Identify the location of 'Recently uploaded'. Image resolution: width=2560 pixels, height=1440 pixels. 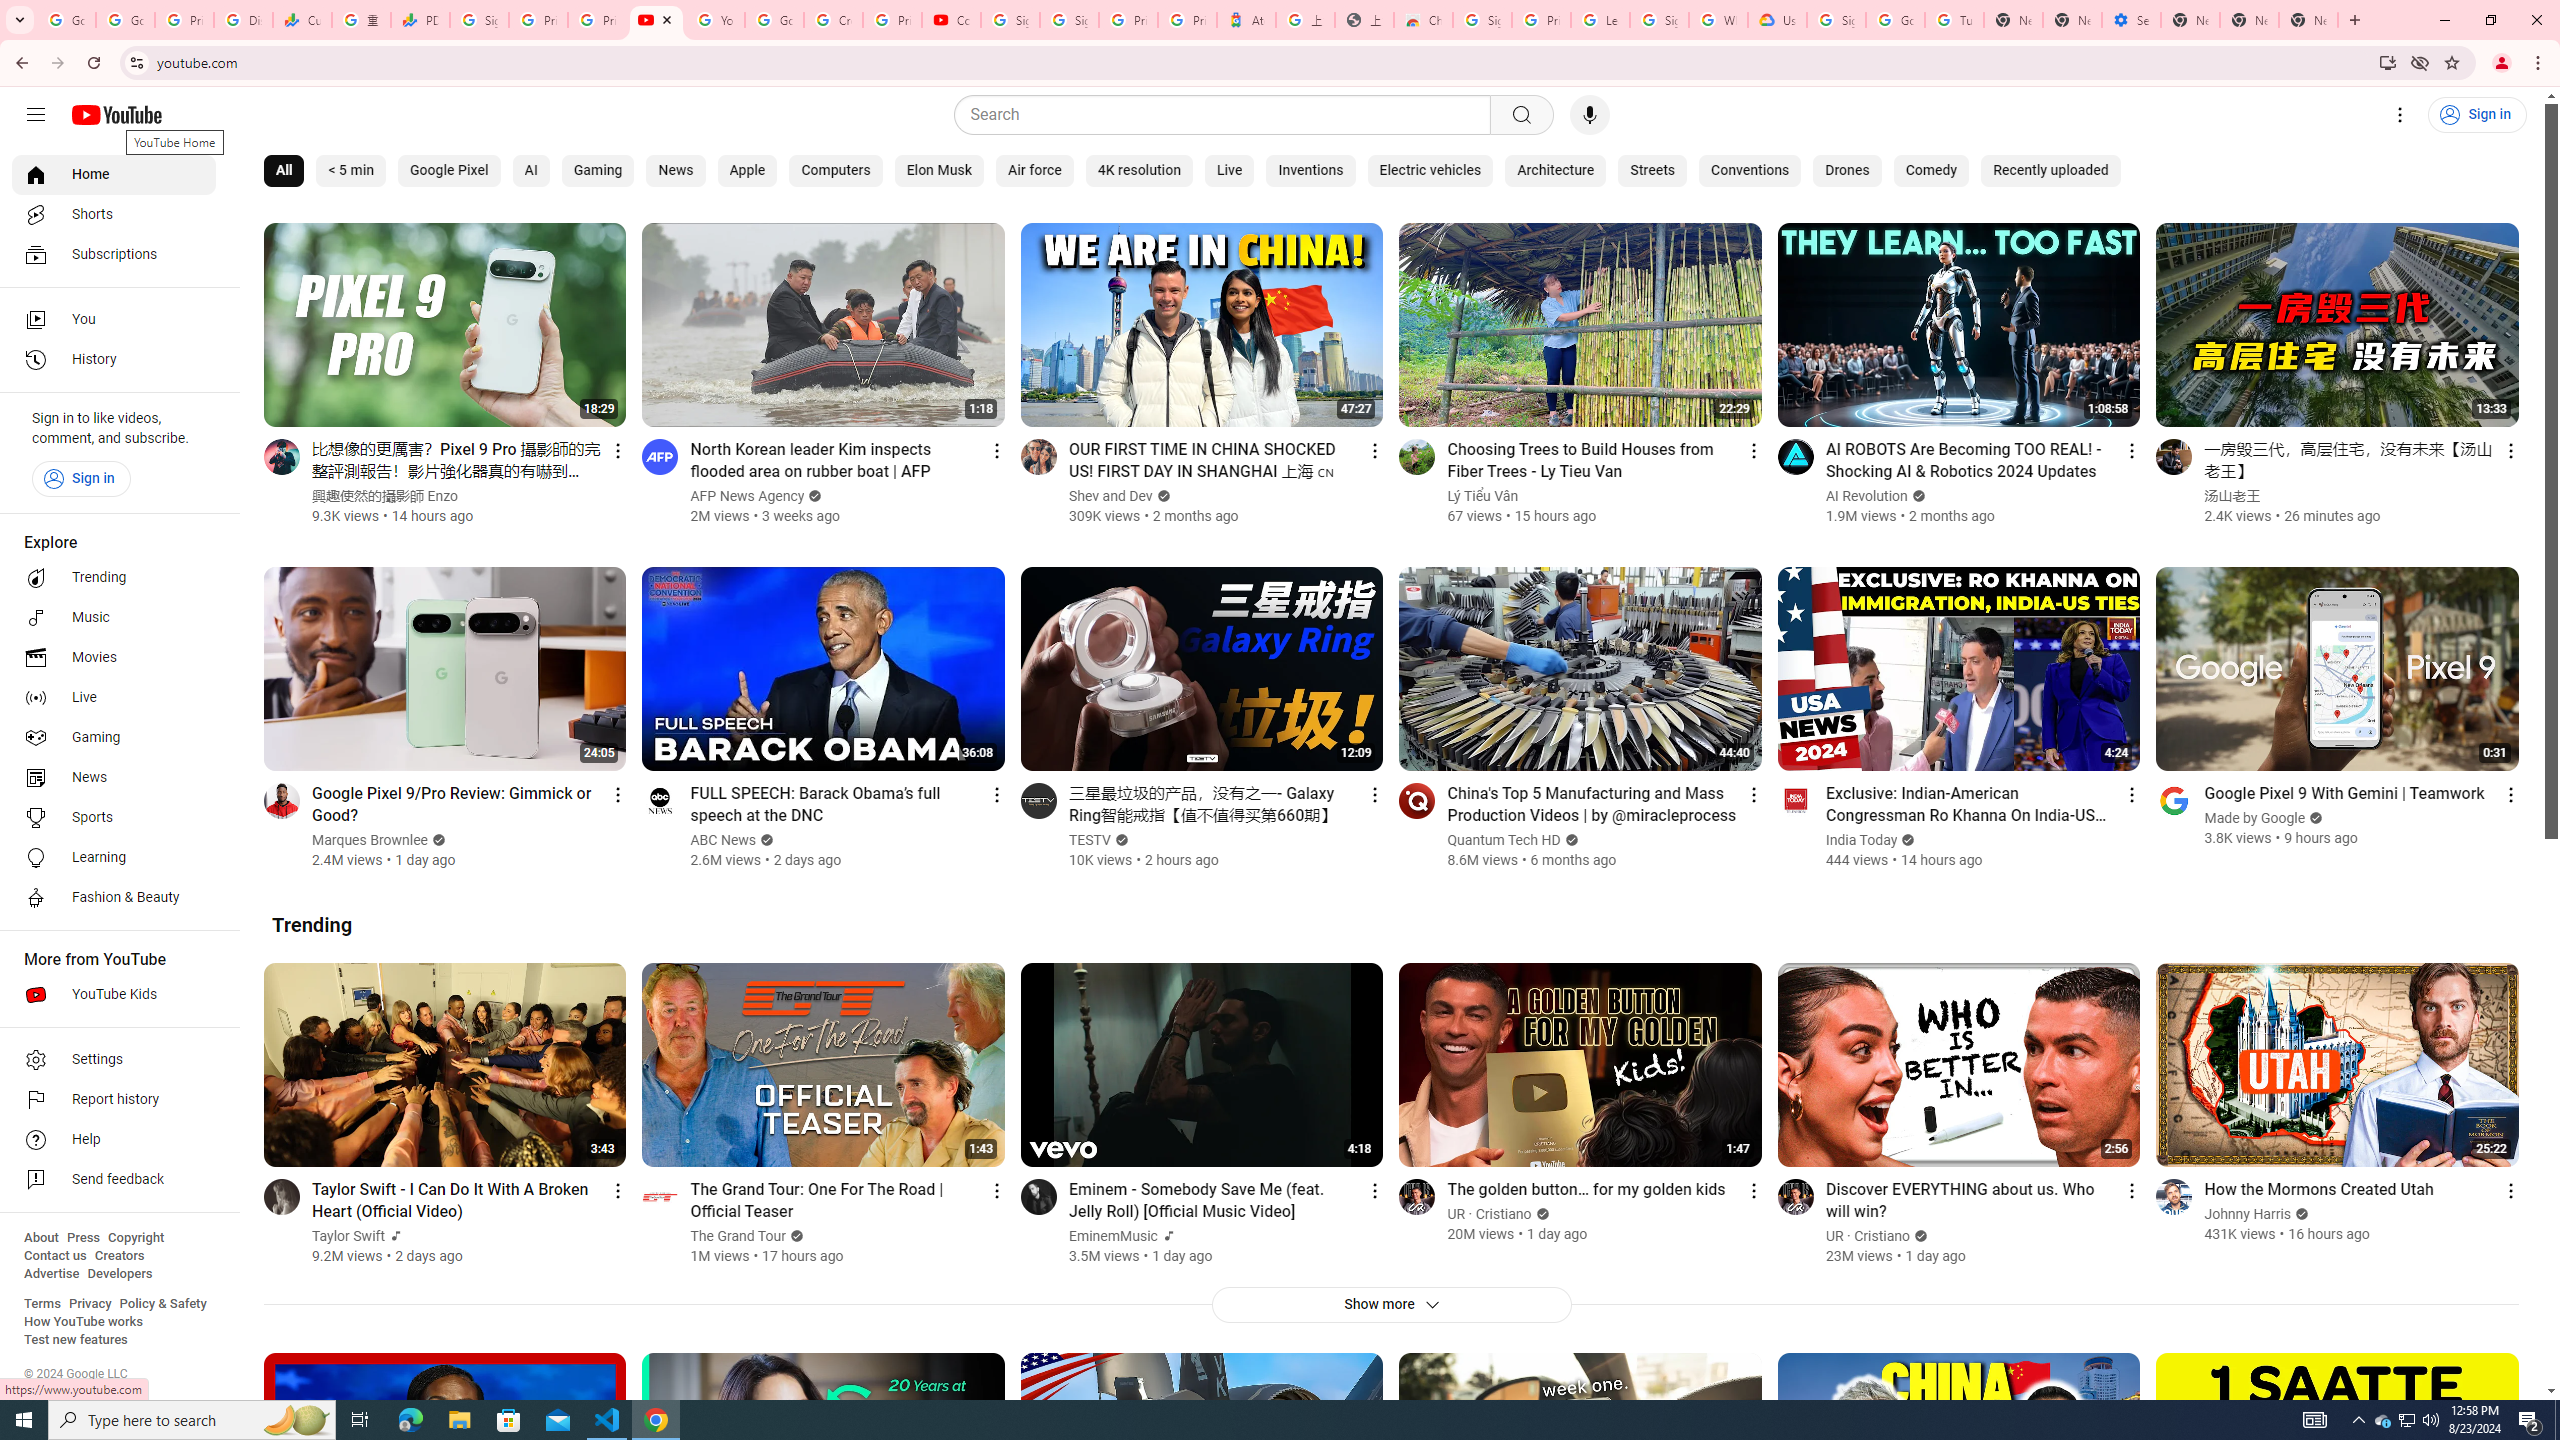
(2050, 171).